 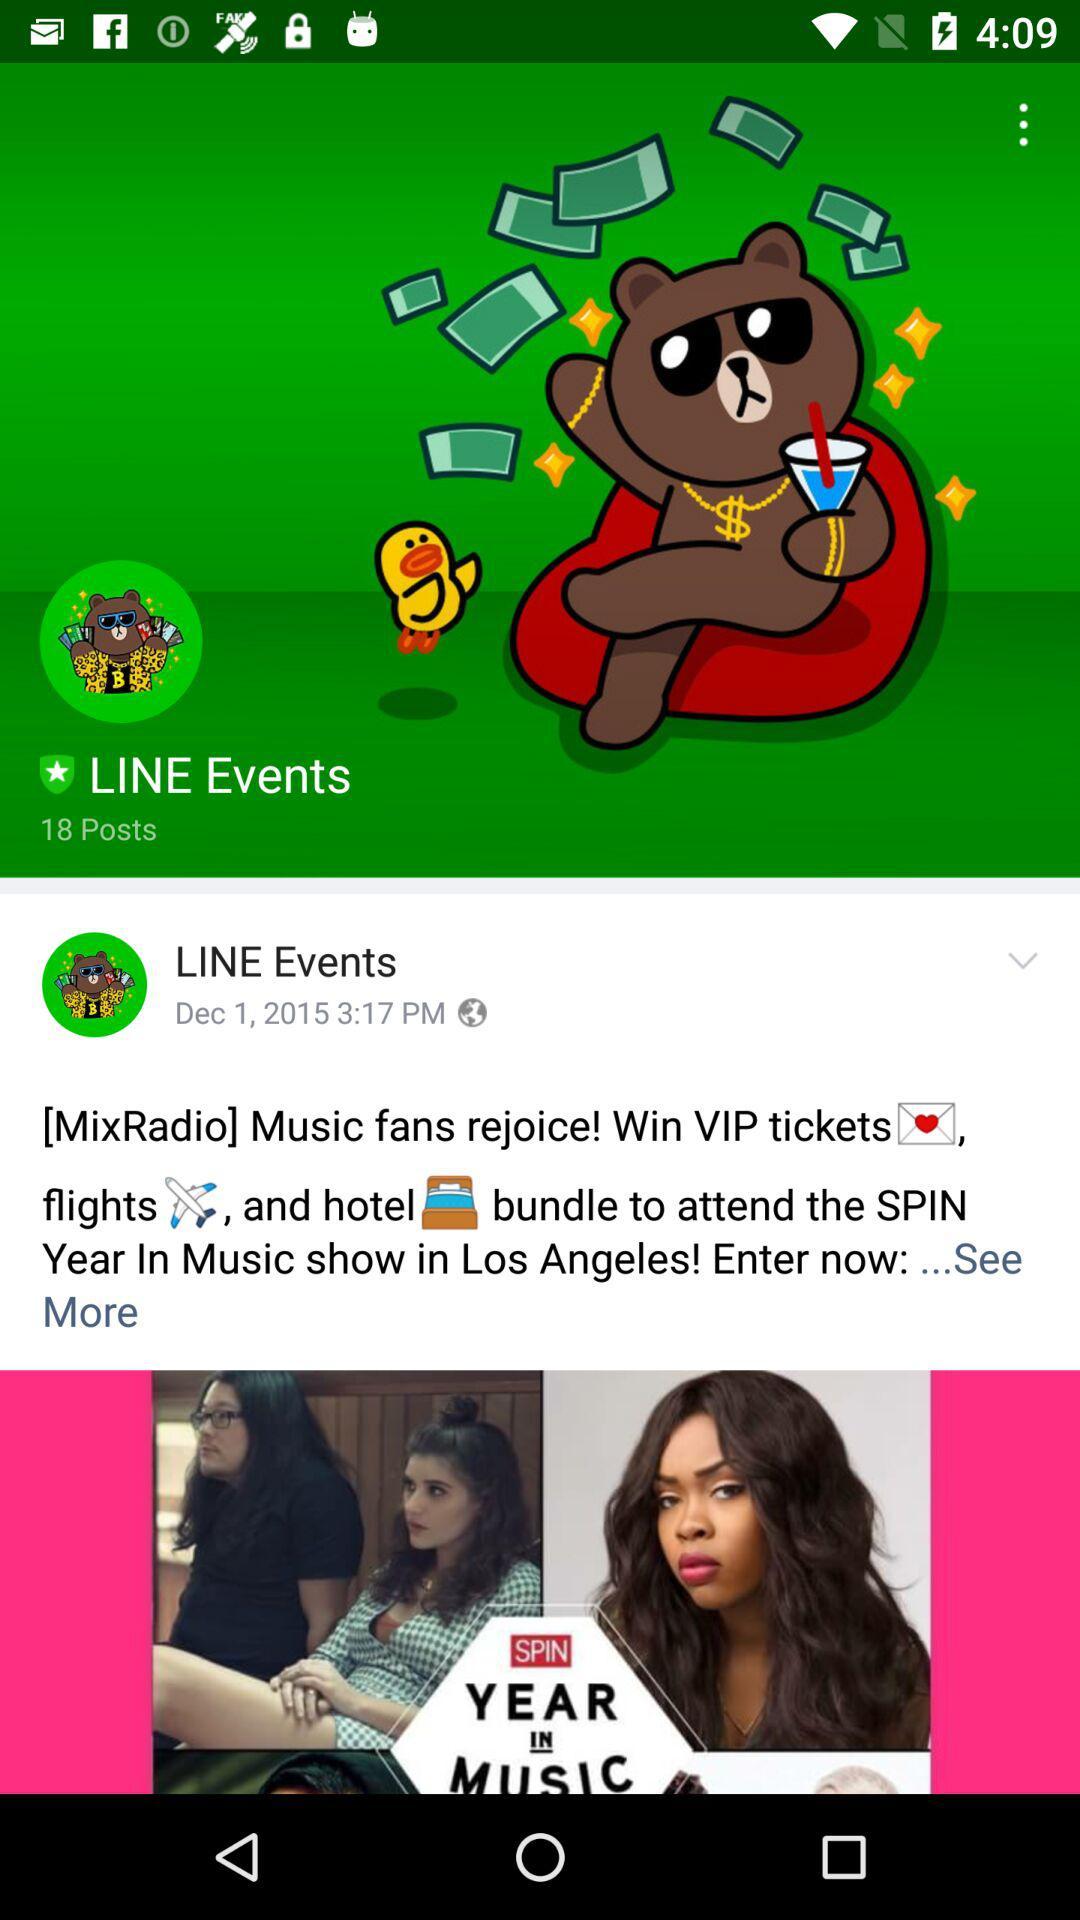 I want to click on the text line events, so click(x=286, y=962).